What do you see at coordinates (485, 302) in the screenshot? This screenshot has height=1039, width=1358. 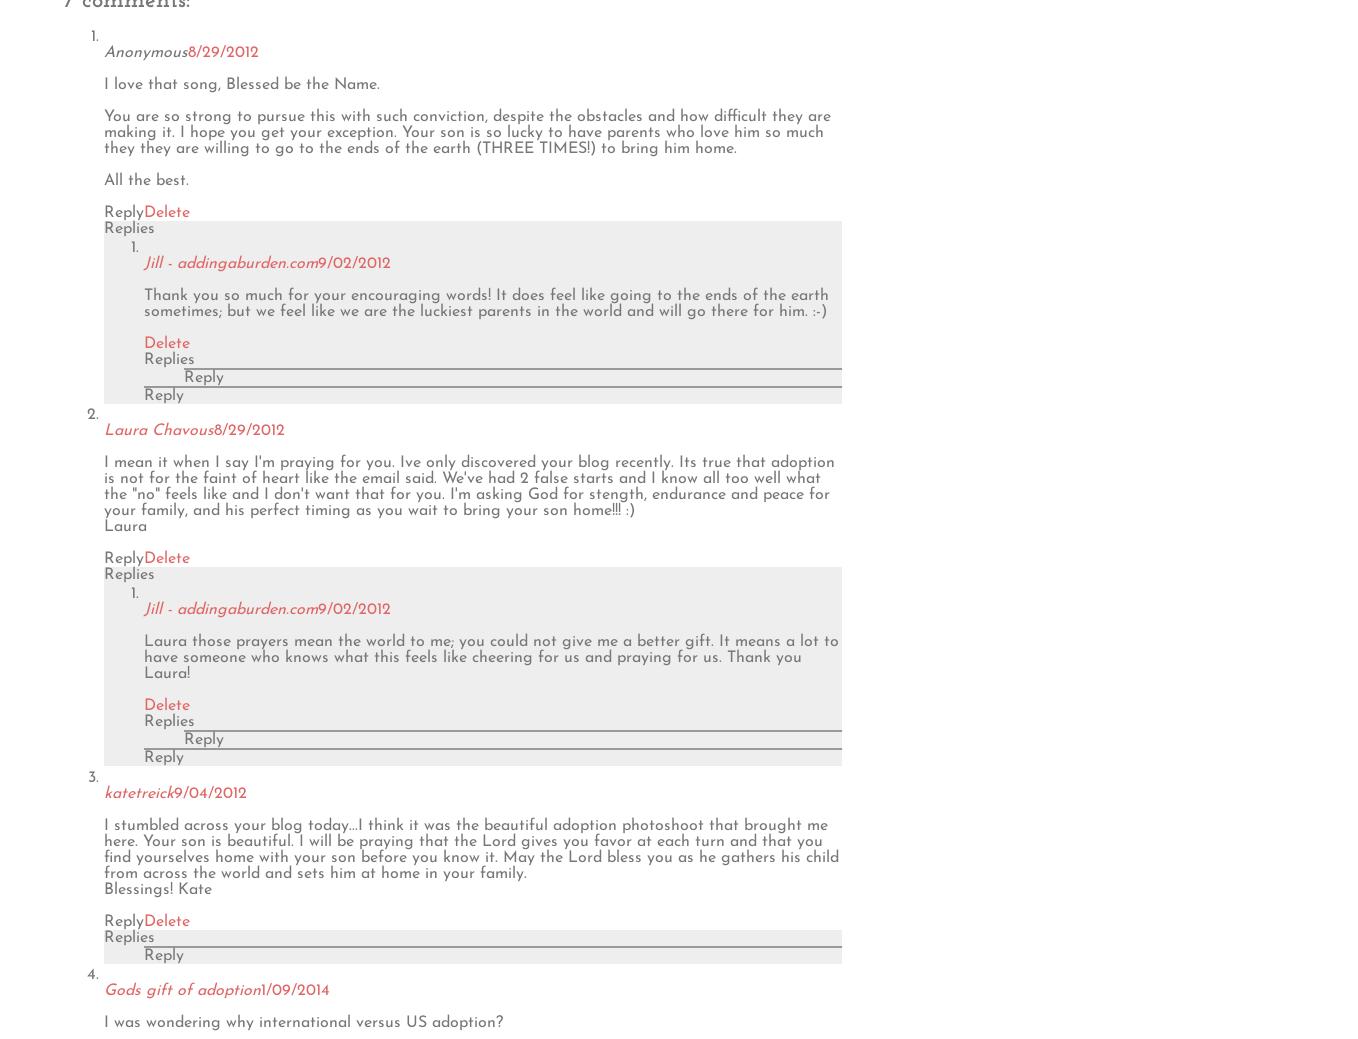 I see `'Thank you so much for your encouraging words!  It does feel like going to the ends of the earth sometimes; but we feel like we are the luckiest parents in the world and will go there for him. :-)'` at bounding box center [485, 302].